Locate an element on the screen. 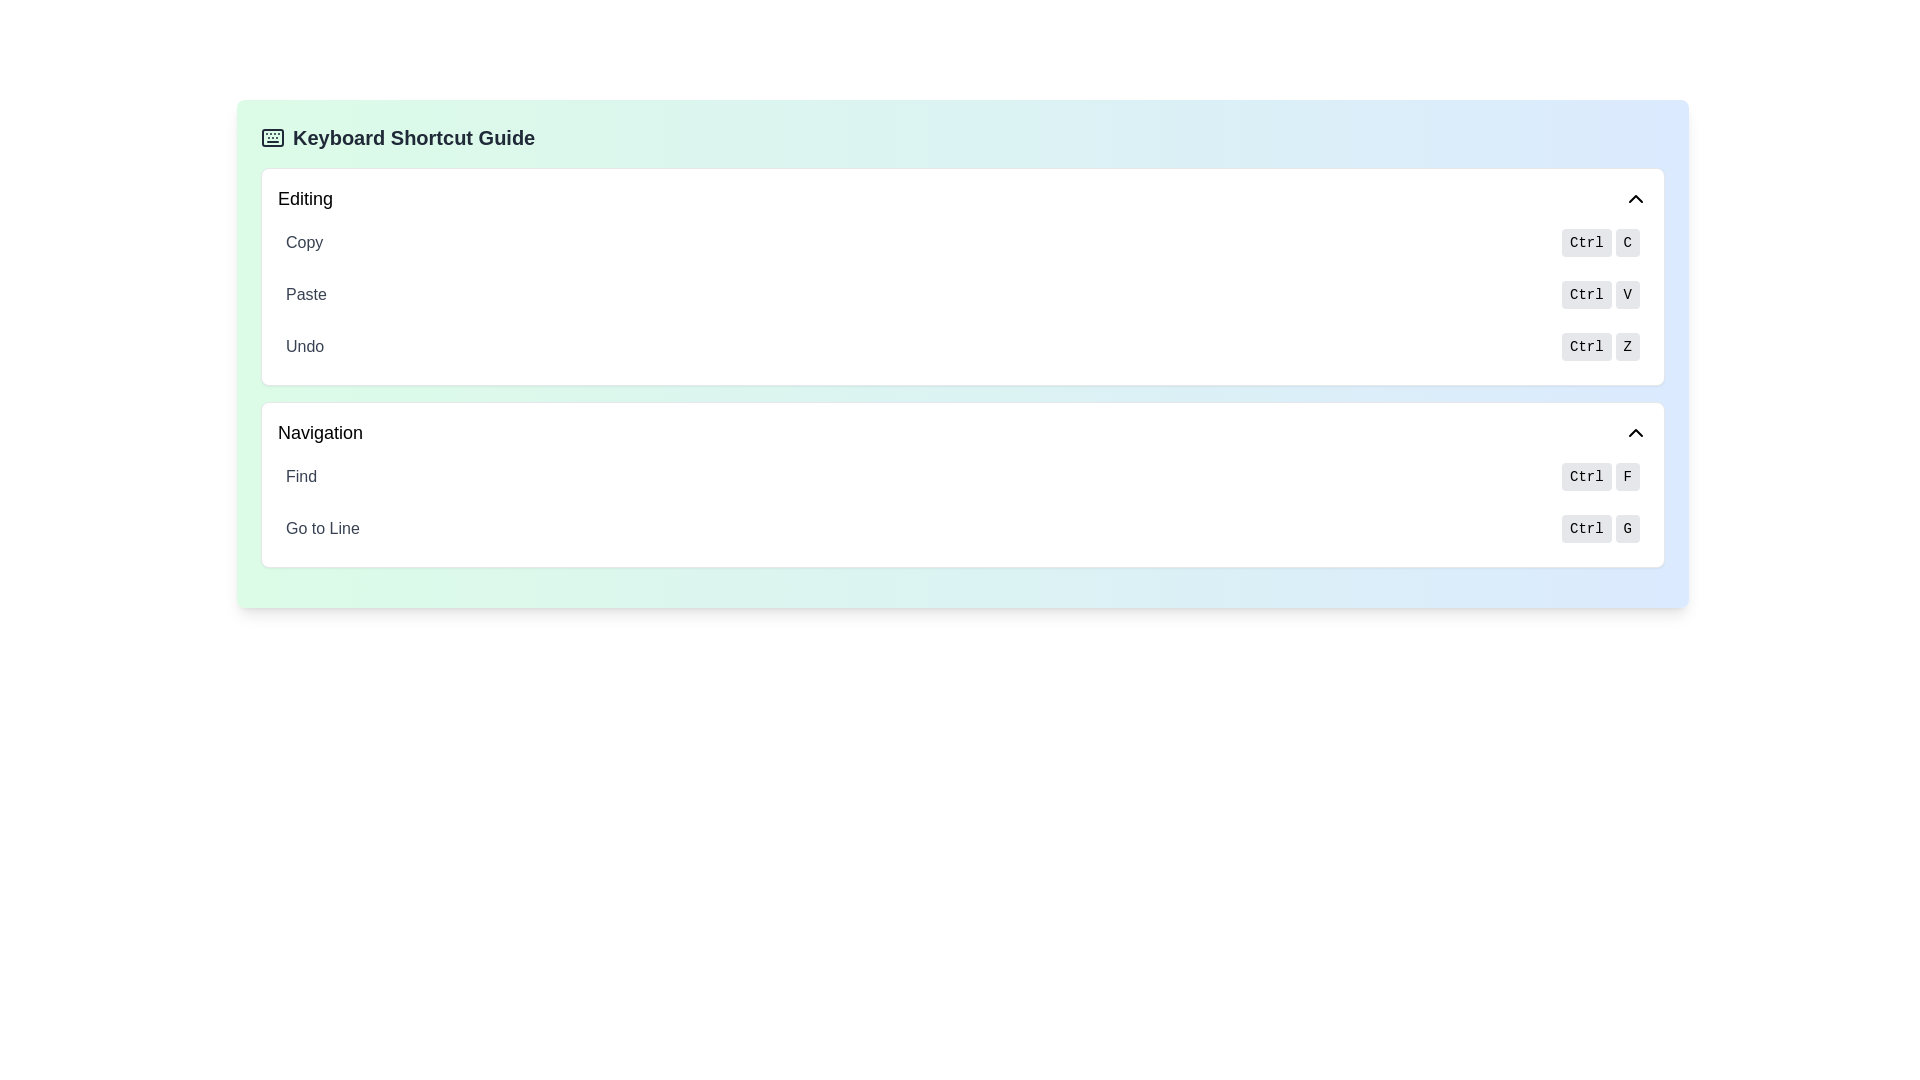  the text label displaying 'Copy' in gray font, located within the 'Editing' section of the 'Keyboard Shortcut Guide' interface is located at coordinates (303, 242).